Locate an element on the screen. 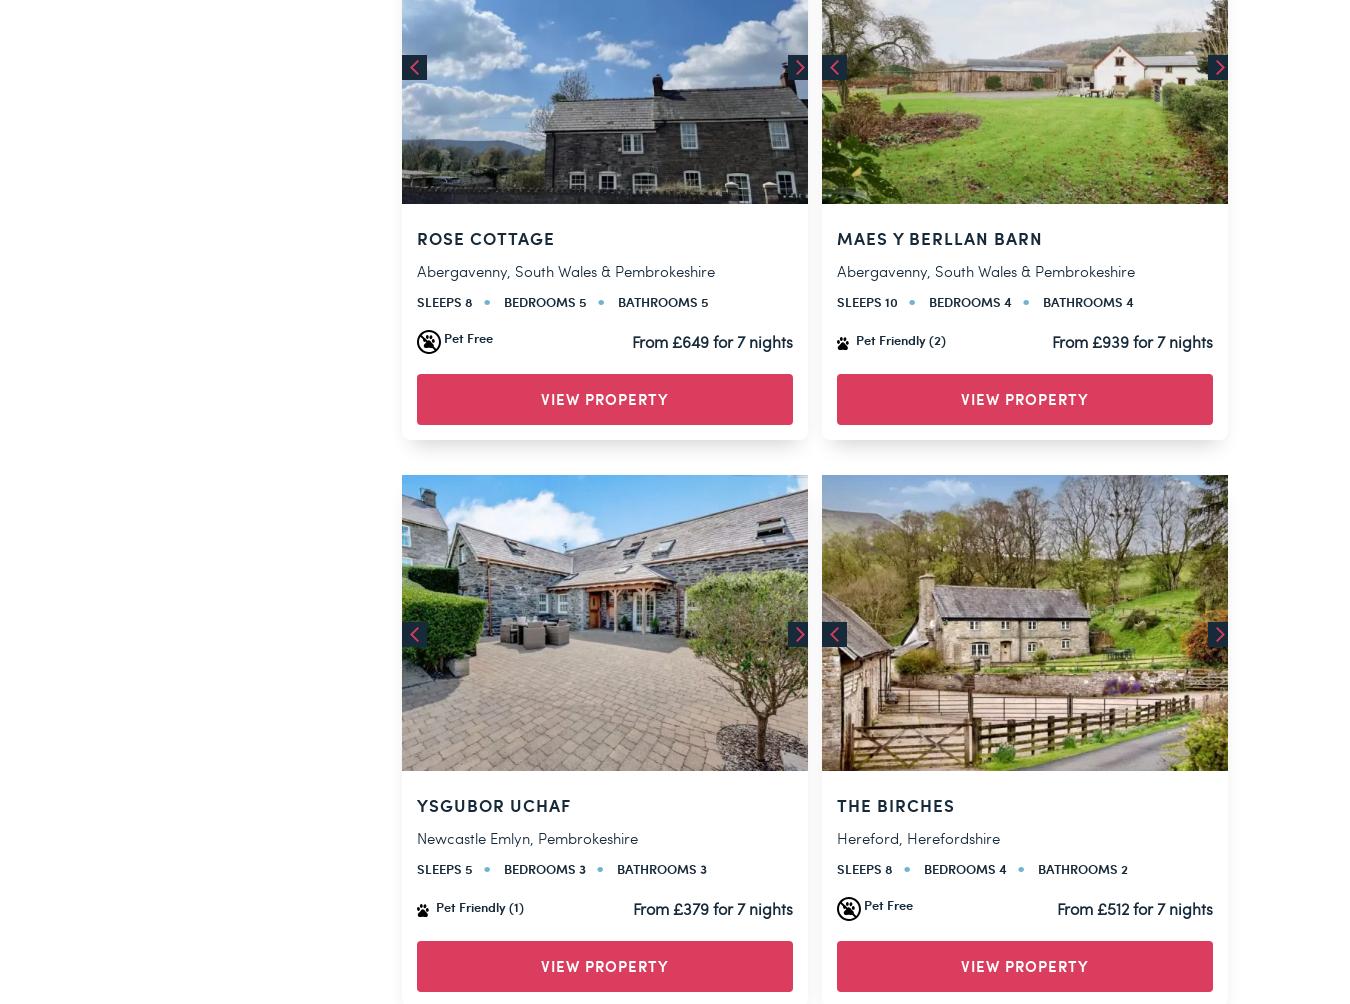 This screenshot has height=1004, width=1350. 'Pet Free' is located at coordinates (888, 296).